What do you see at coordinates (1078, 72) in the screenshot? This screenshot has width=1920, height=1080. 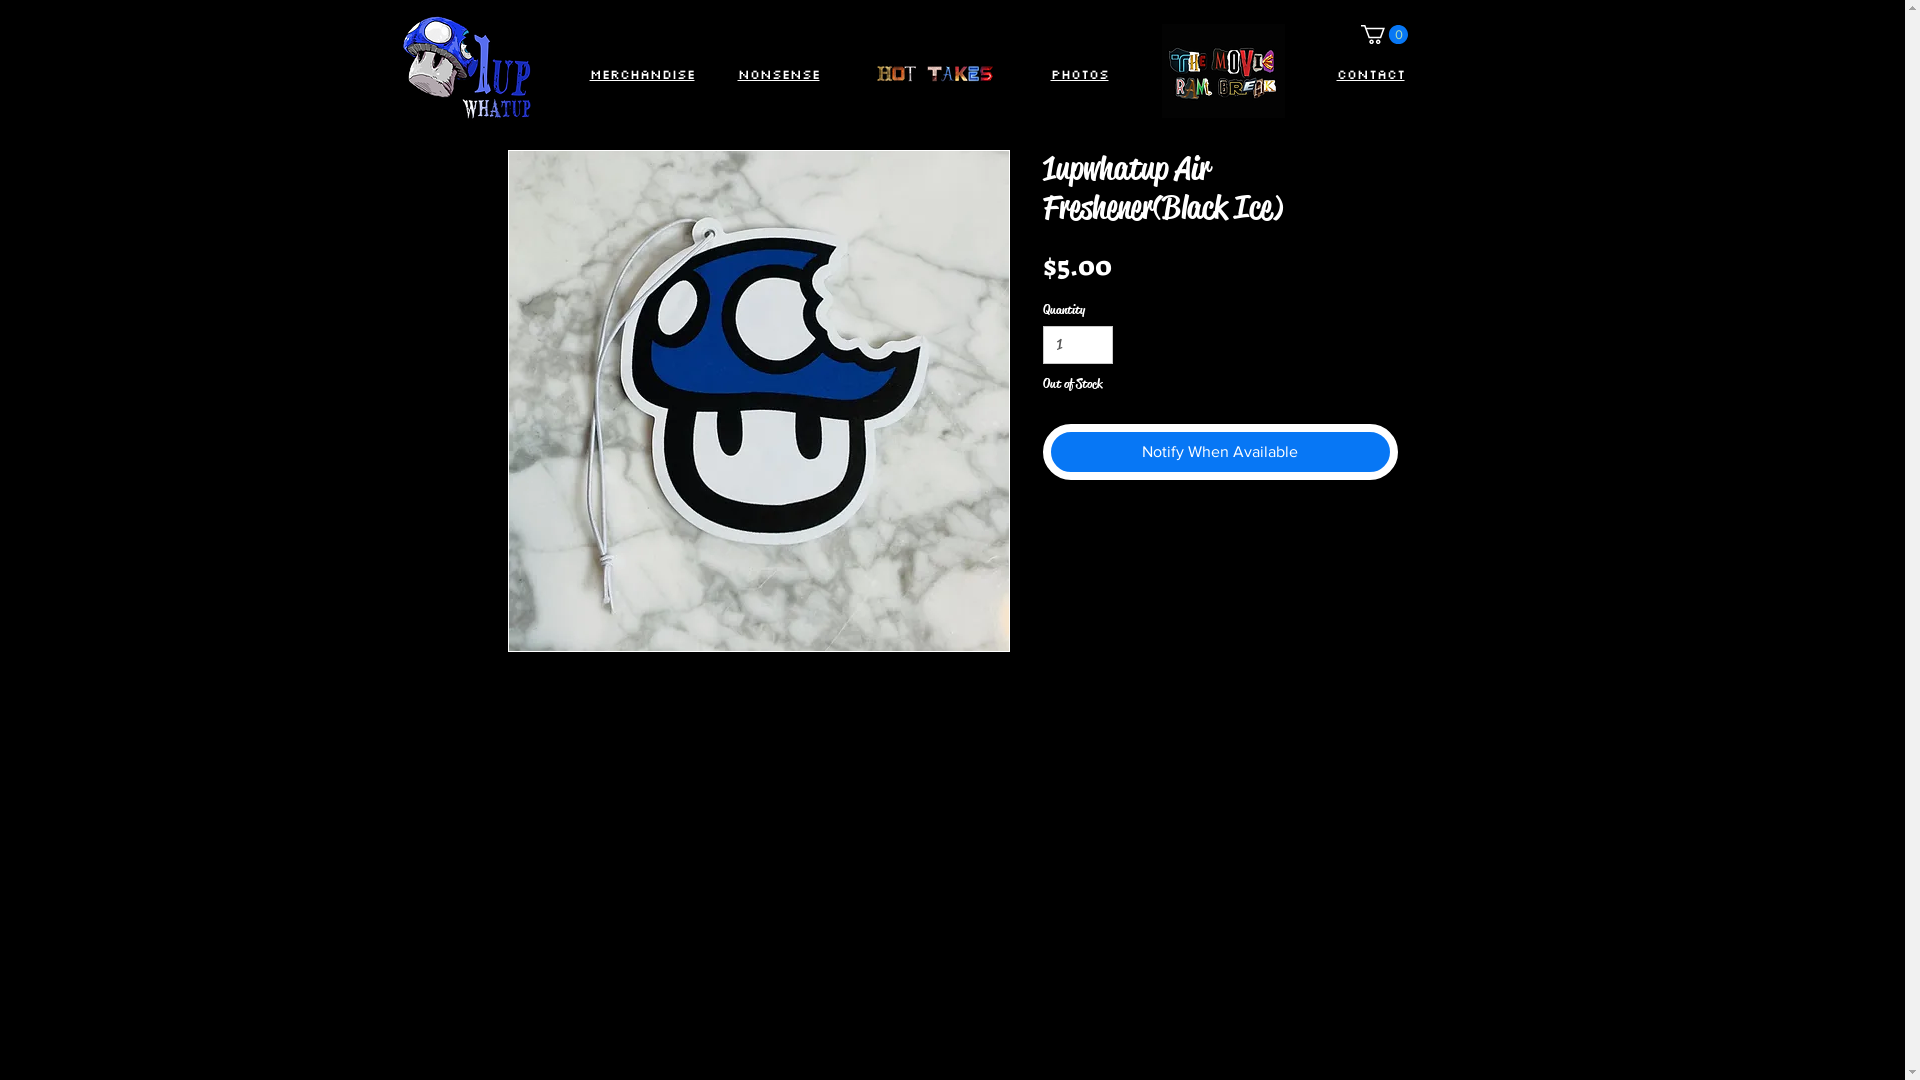 I see `'Photos'` at bounding box center [1078, 72].